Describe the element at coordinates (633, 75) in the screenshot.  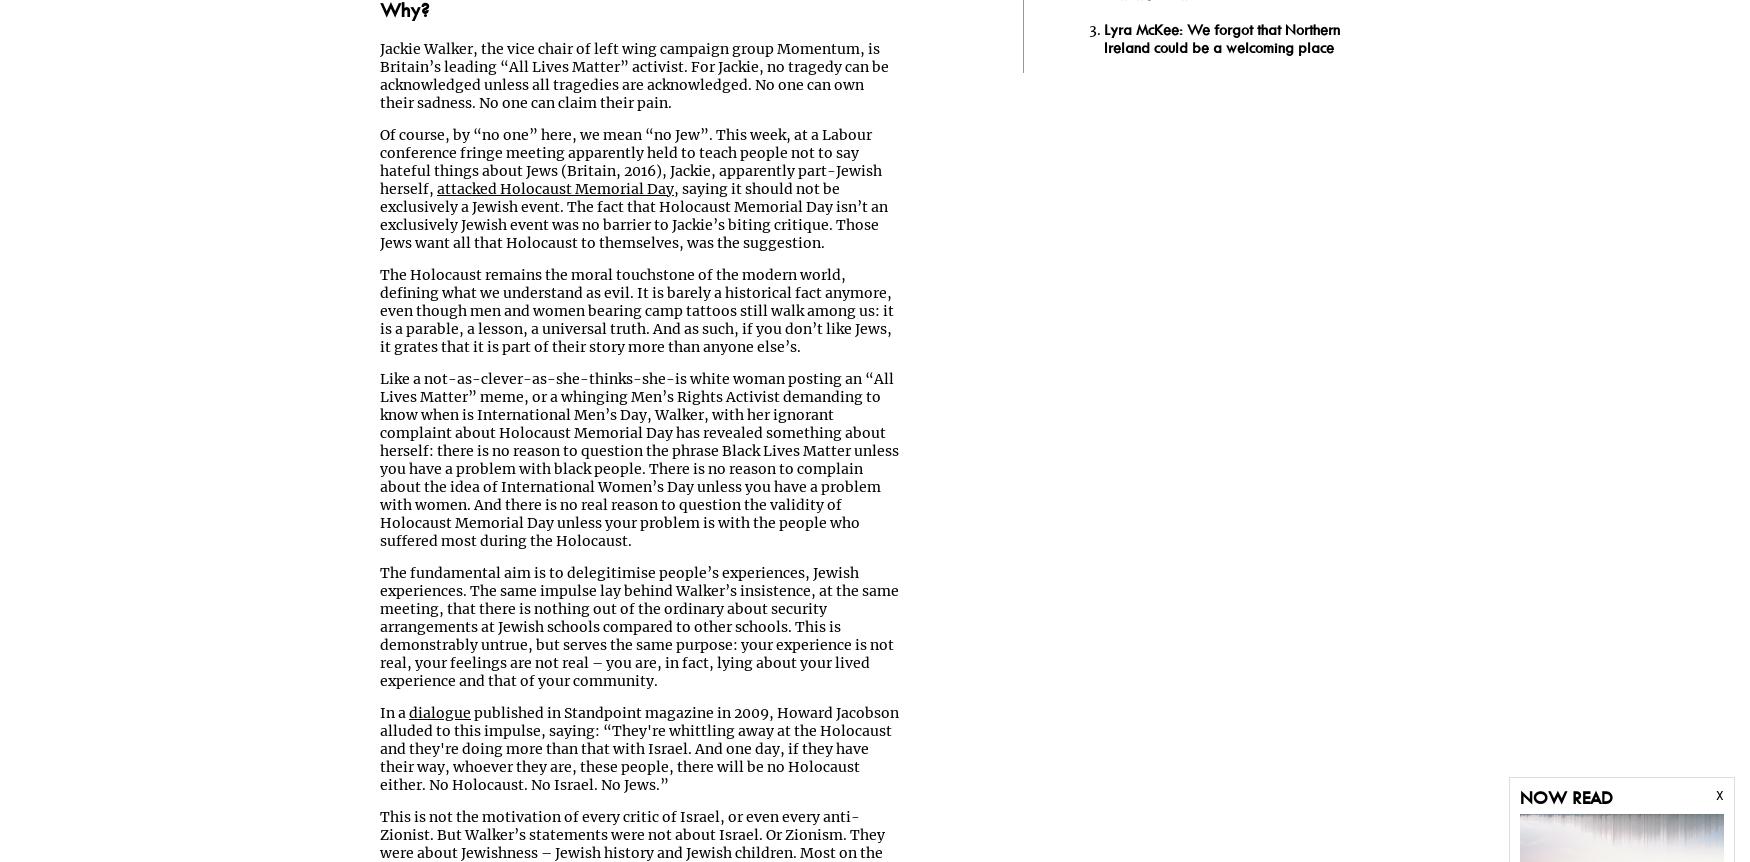
I see `'Jackie Walker, the vice chair of left wing campaign group Momentum, is Britain’s leading “All Lives Matter” activist. For Jackie, no tragedy can be acknowledged unless all tragedies are acknowledged. No one can own their sadness. No one can claim their pain.'` at that location.